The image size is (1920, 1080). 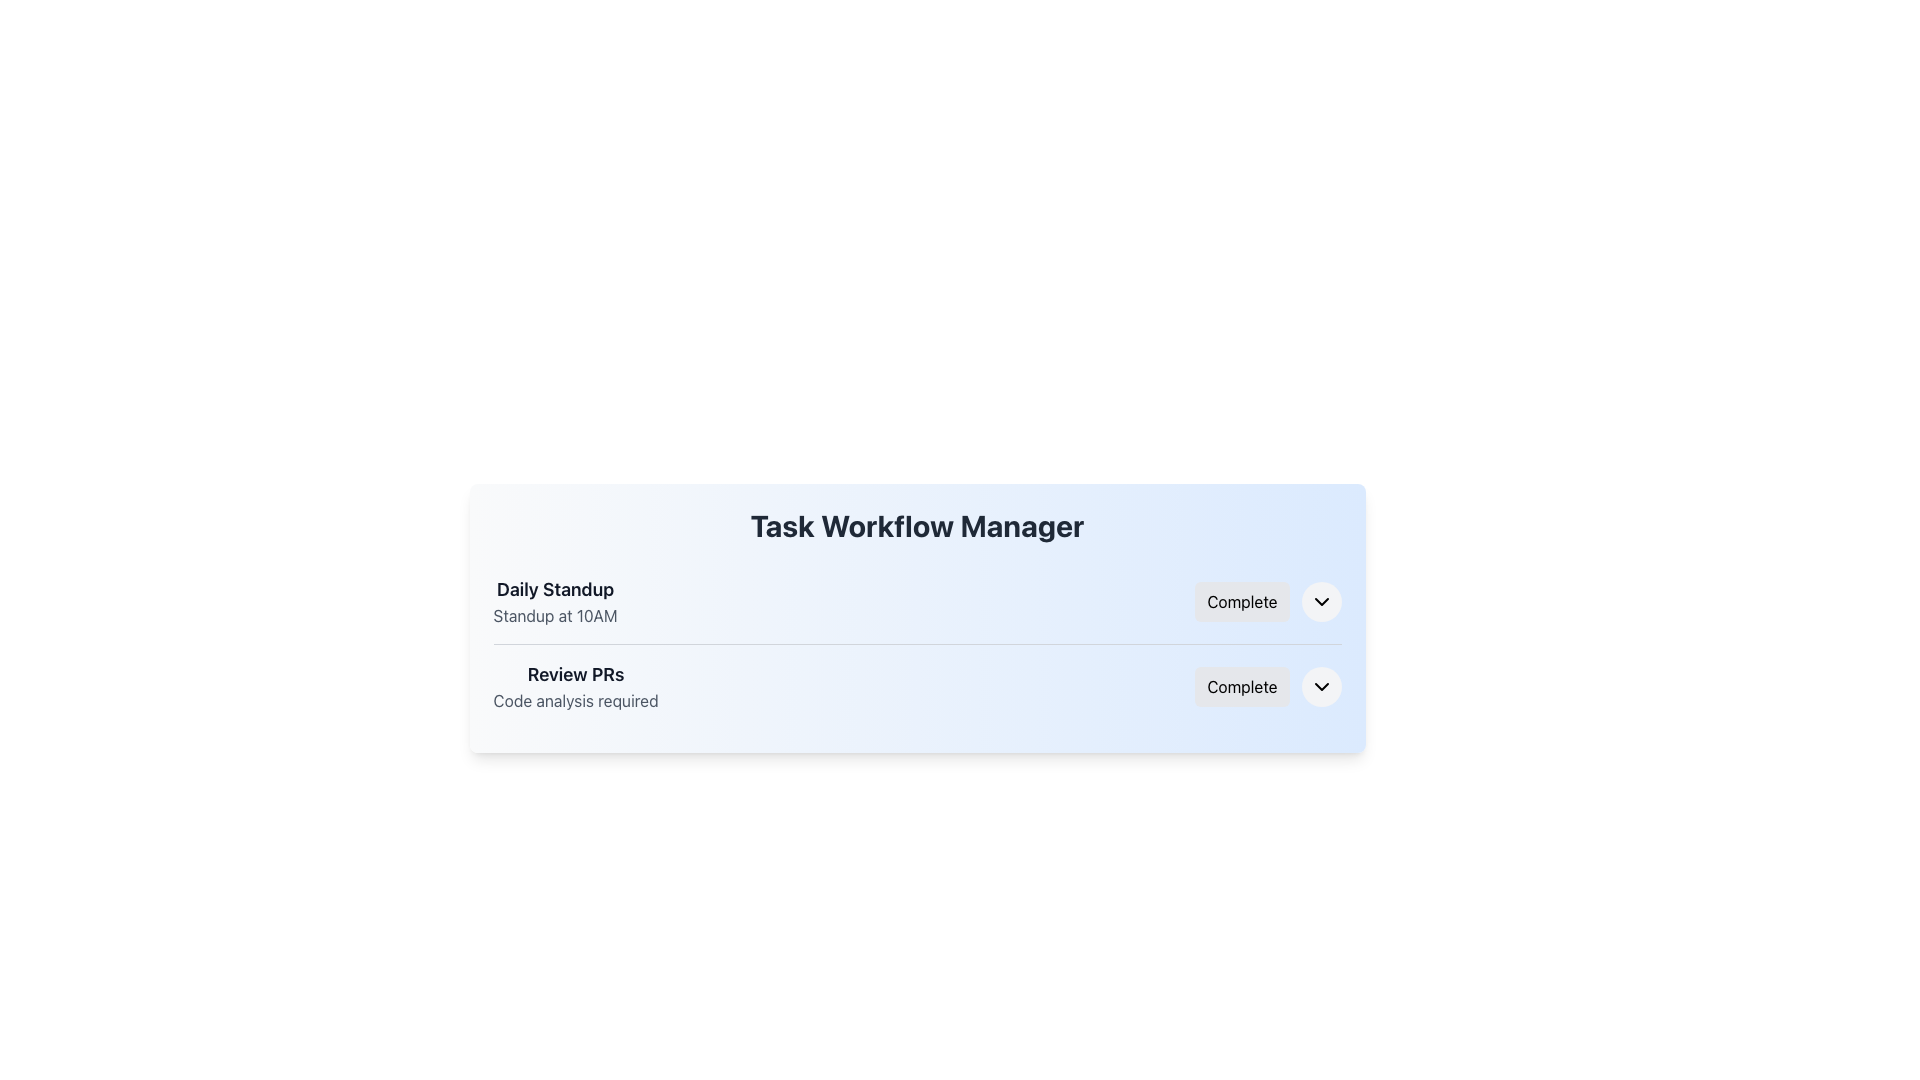 I want to click on the 'Complete' button with a gray background and rounded corners located on the right side of the 'Daily Standup' row, so click(x=1241, y=600).